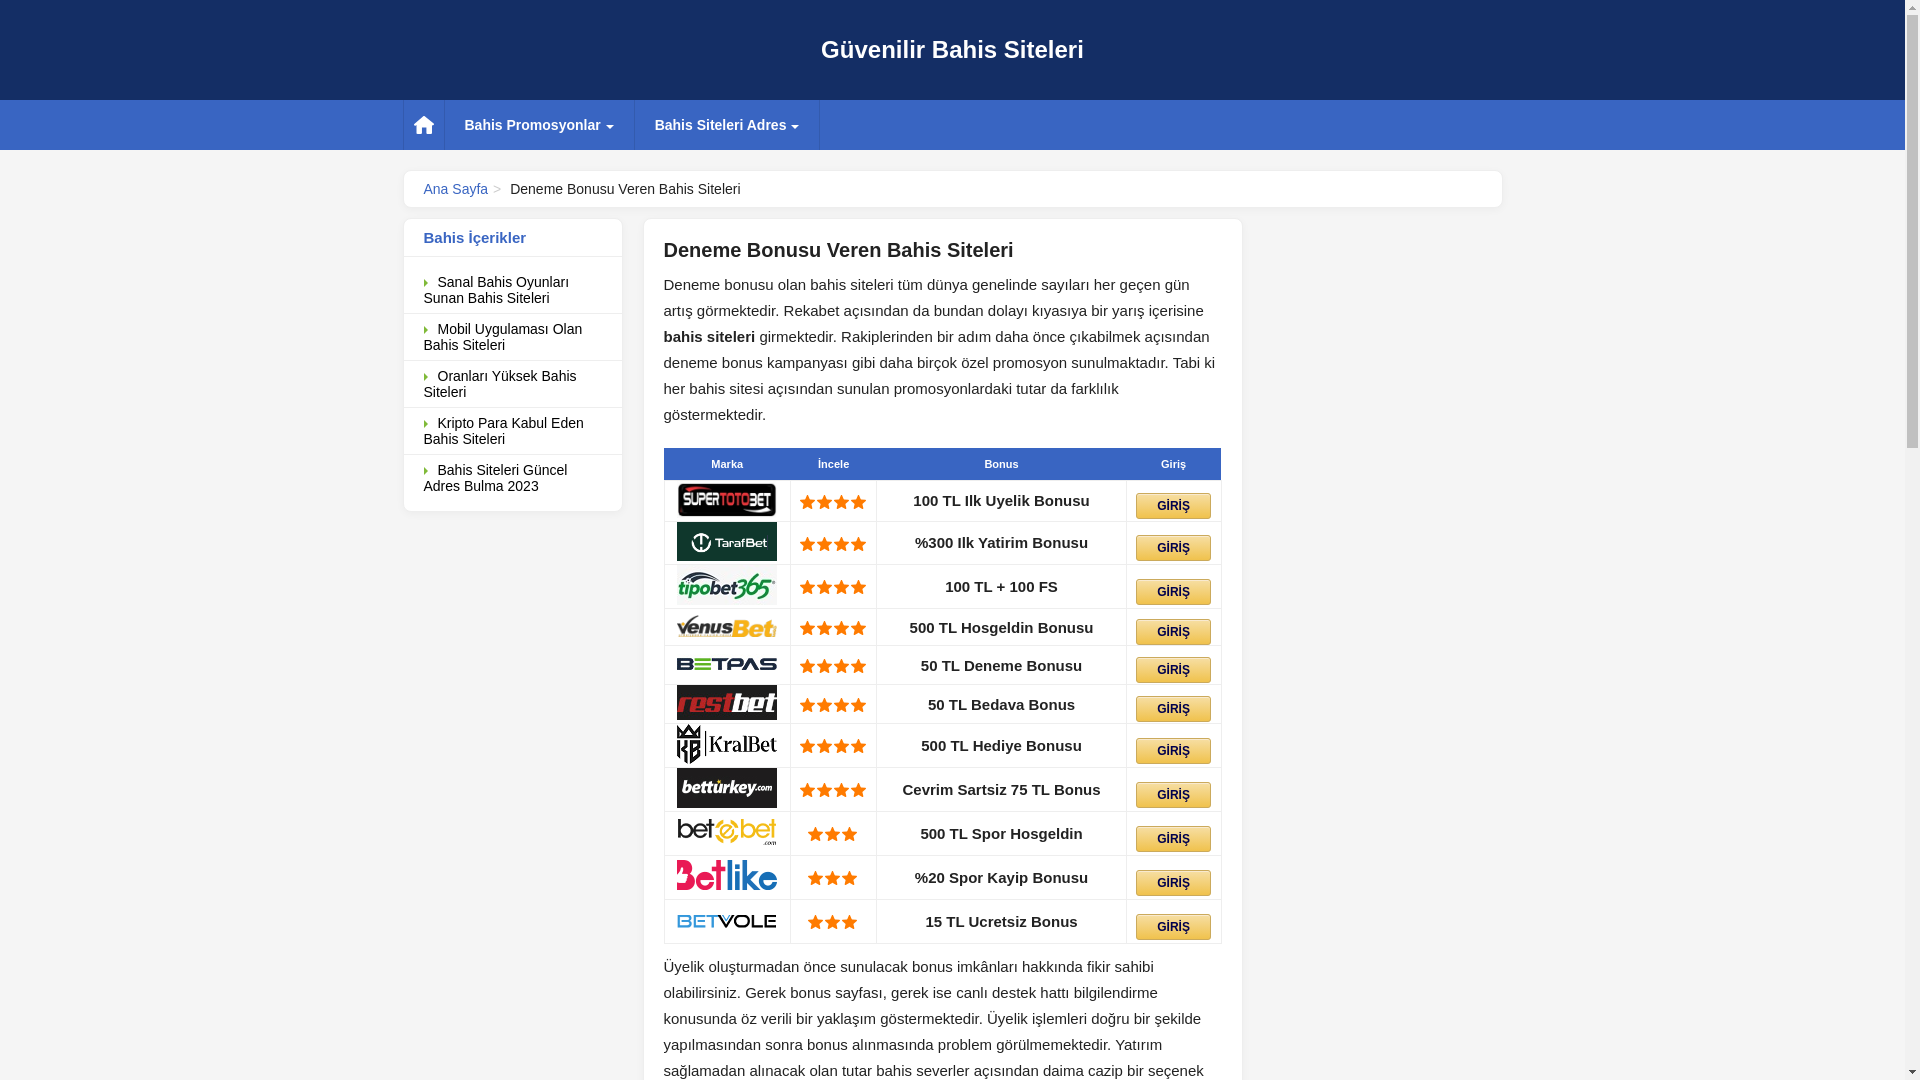 This screenshot has width=1920, height=1080. Describe the element at coordinates (455, 189) in the screenshot. I see `'Ana Sayfa'` at that location.